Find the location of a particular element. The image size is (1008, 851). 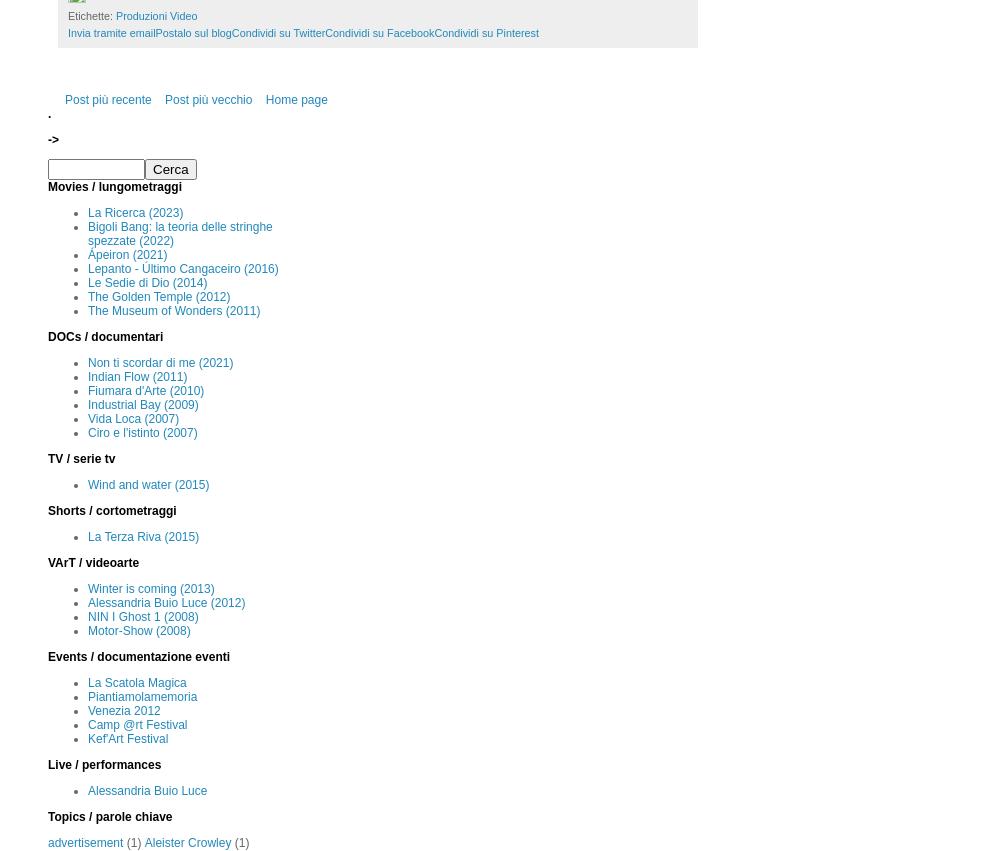

'Post più recente' is located at coordinates (107, 98).